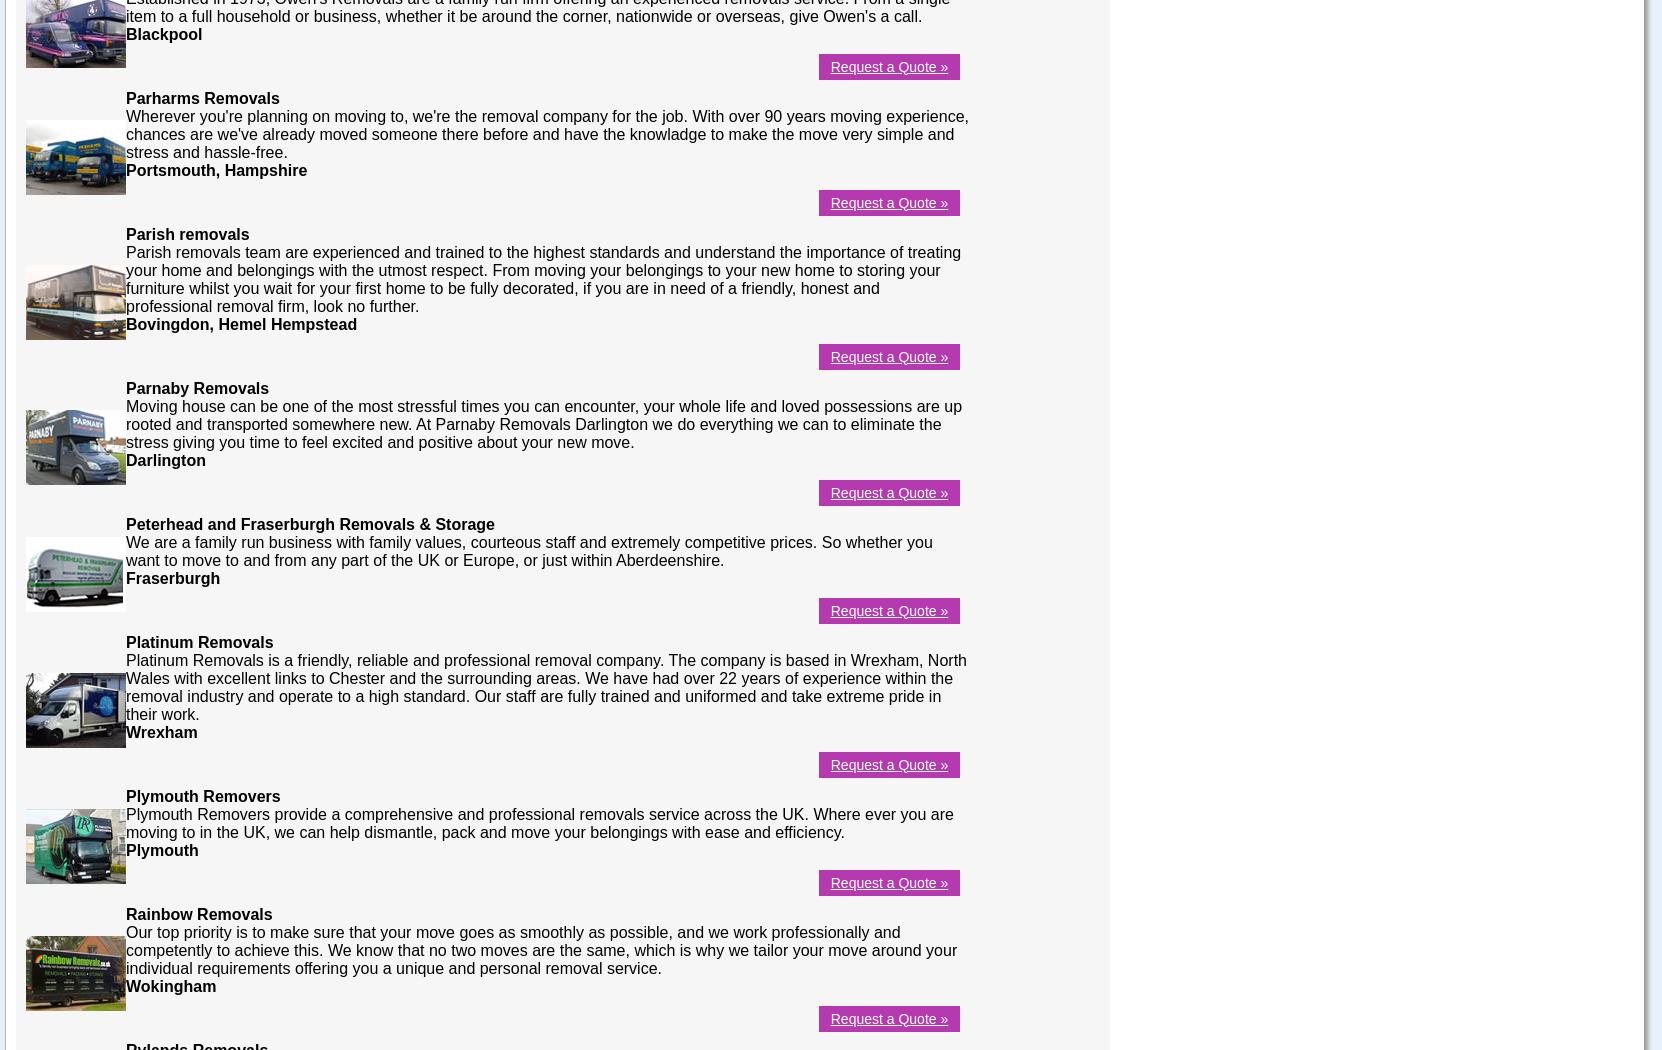 The height and width of the screenshot is (1050, 1662). What do you see at coordinates (198, 640) in the screenshot?
I see `'Platinum Removals'` at bounding box center [198, 640].